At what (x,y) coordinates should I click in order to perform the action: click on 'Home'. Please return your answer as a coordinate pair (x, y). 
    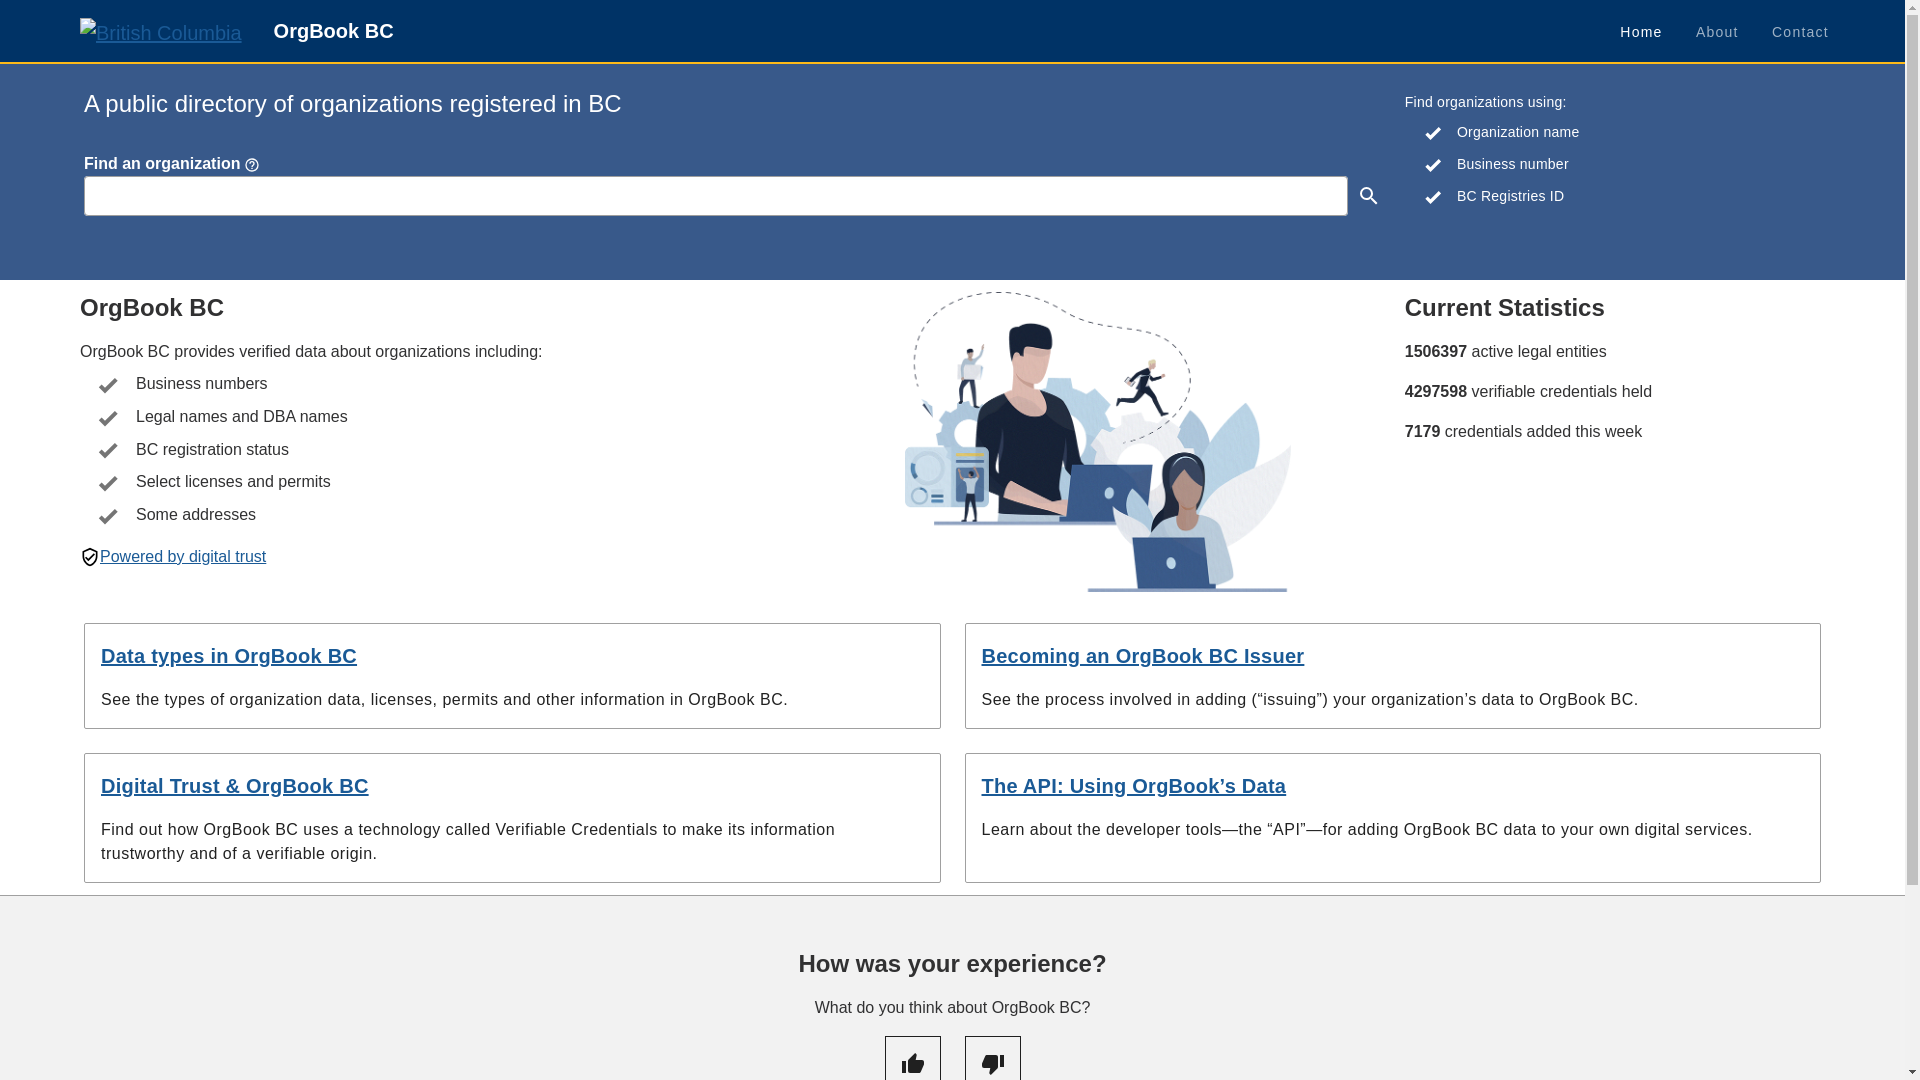
    Looking at the image, I should click on (1641, 31).